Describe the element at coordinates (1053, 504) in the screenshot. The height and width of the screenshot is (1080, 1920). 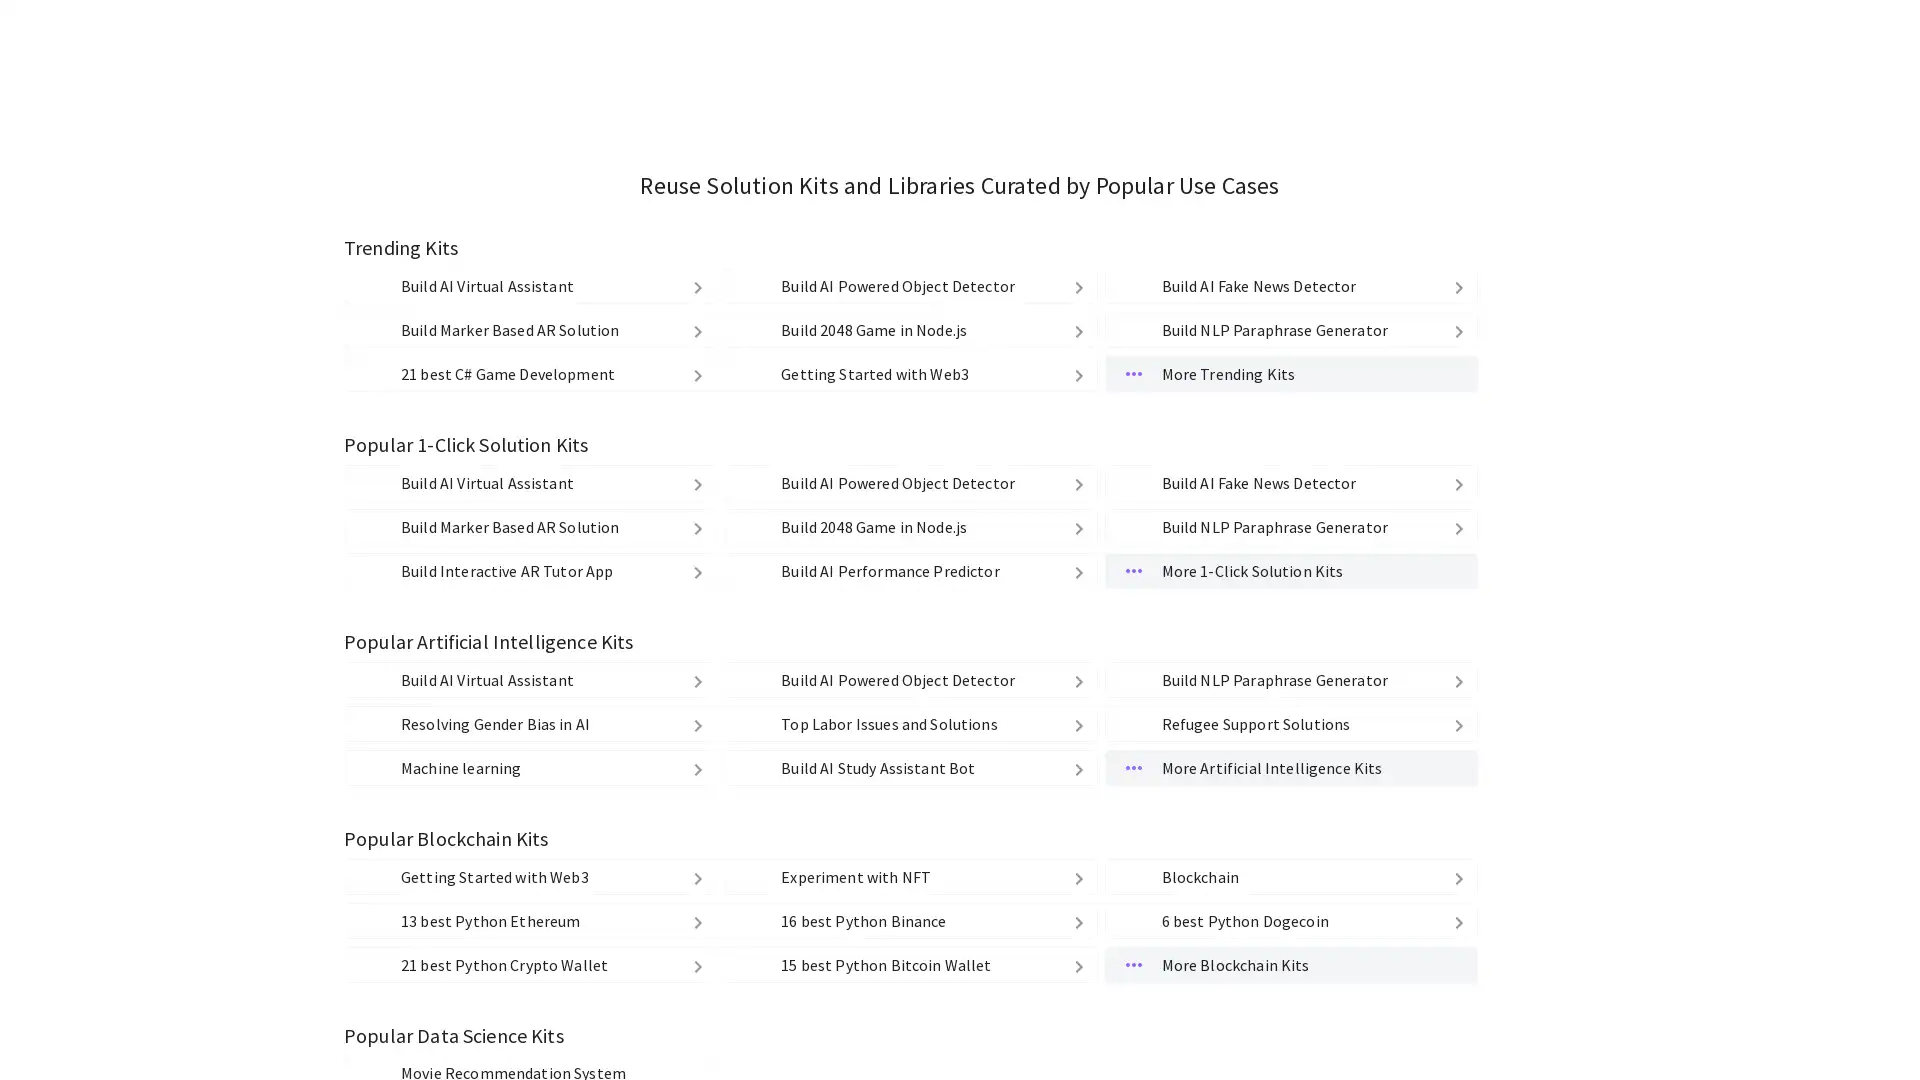
I see `Medium` at that location.